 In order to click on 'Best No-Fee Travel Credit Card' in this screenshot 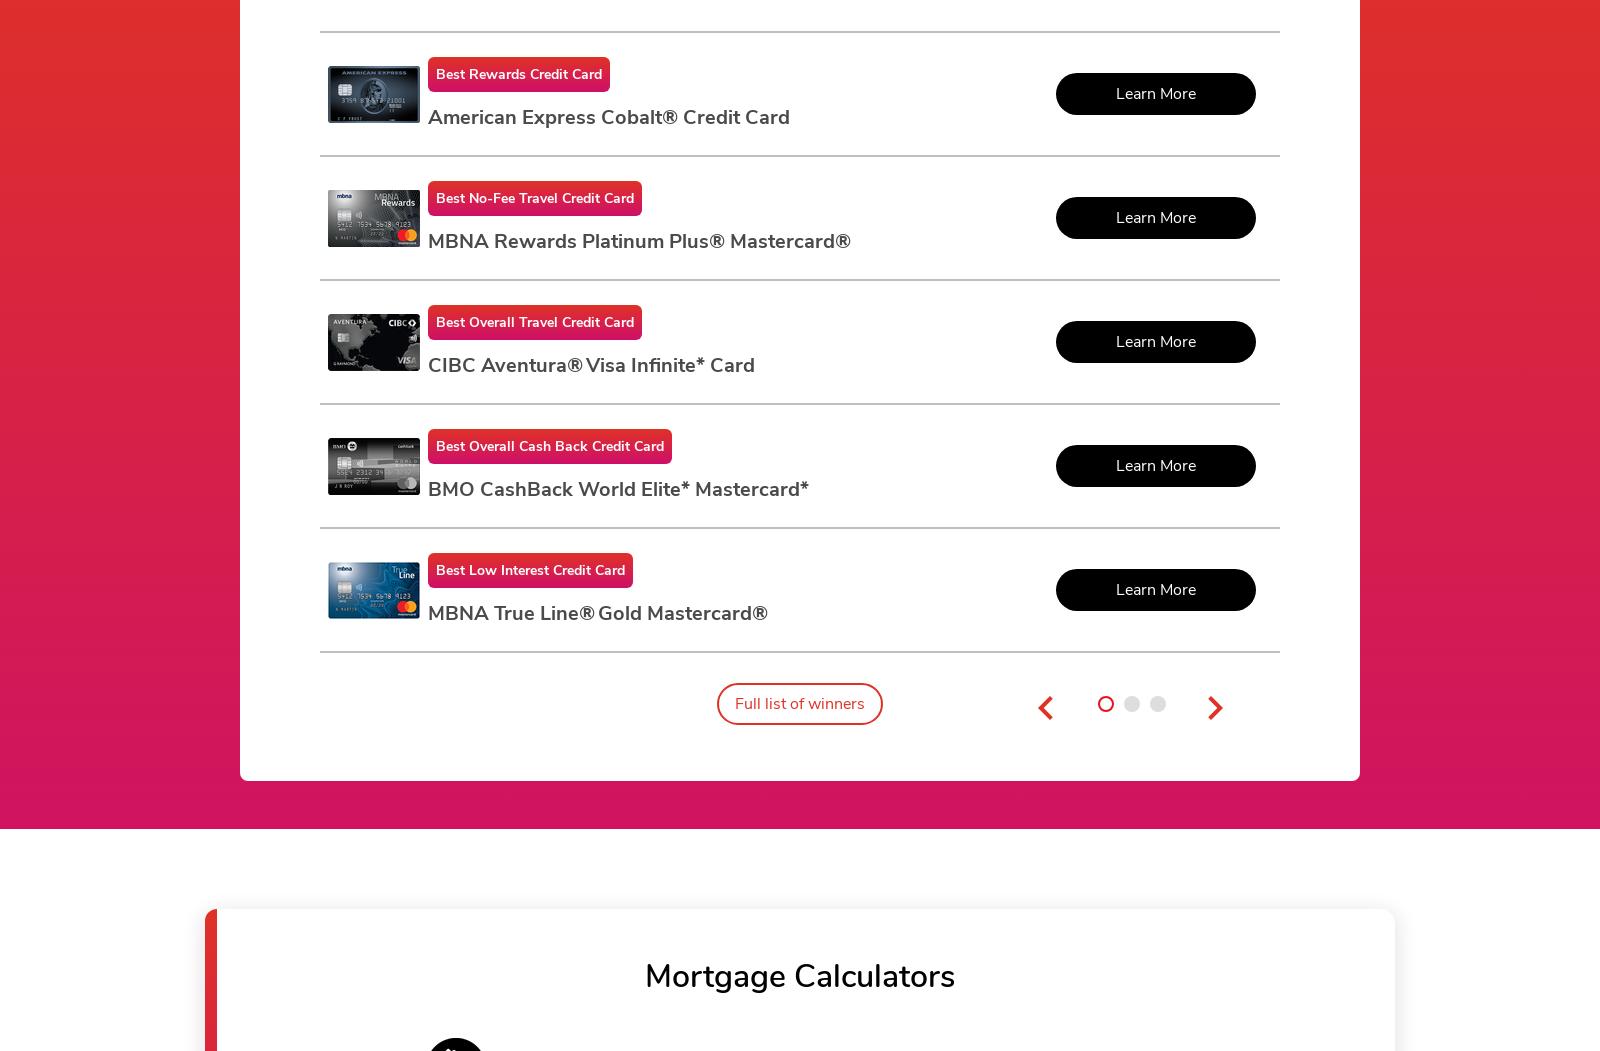, I will do `click(534, 198)`.